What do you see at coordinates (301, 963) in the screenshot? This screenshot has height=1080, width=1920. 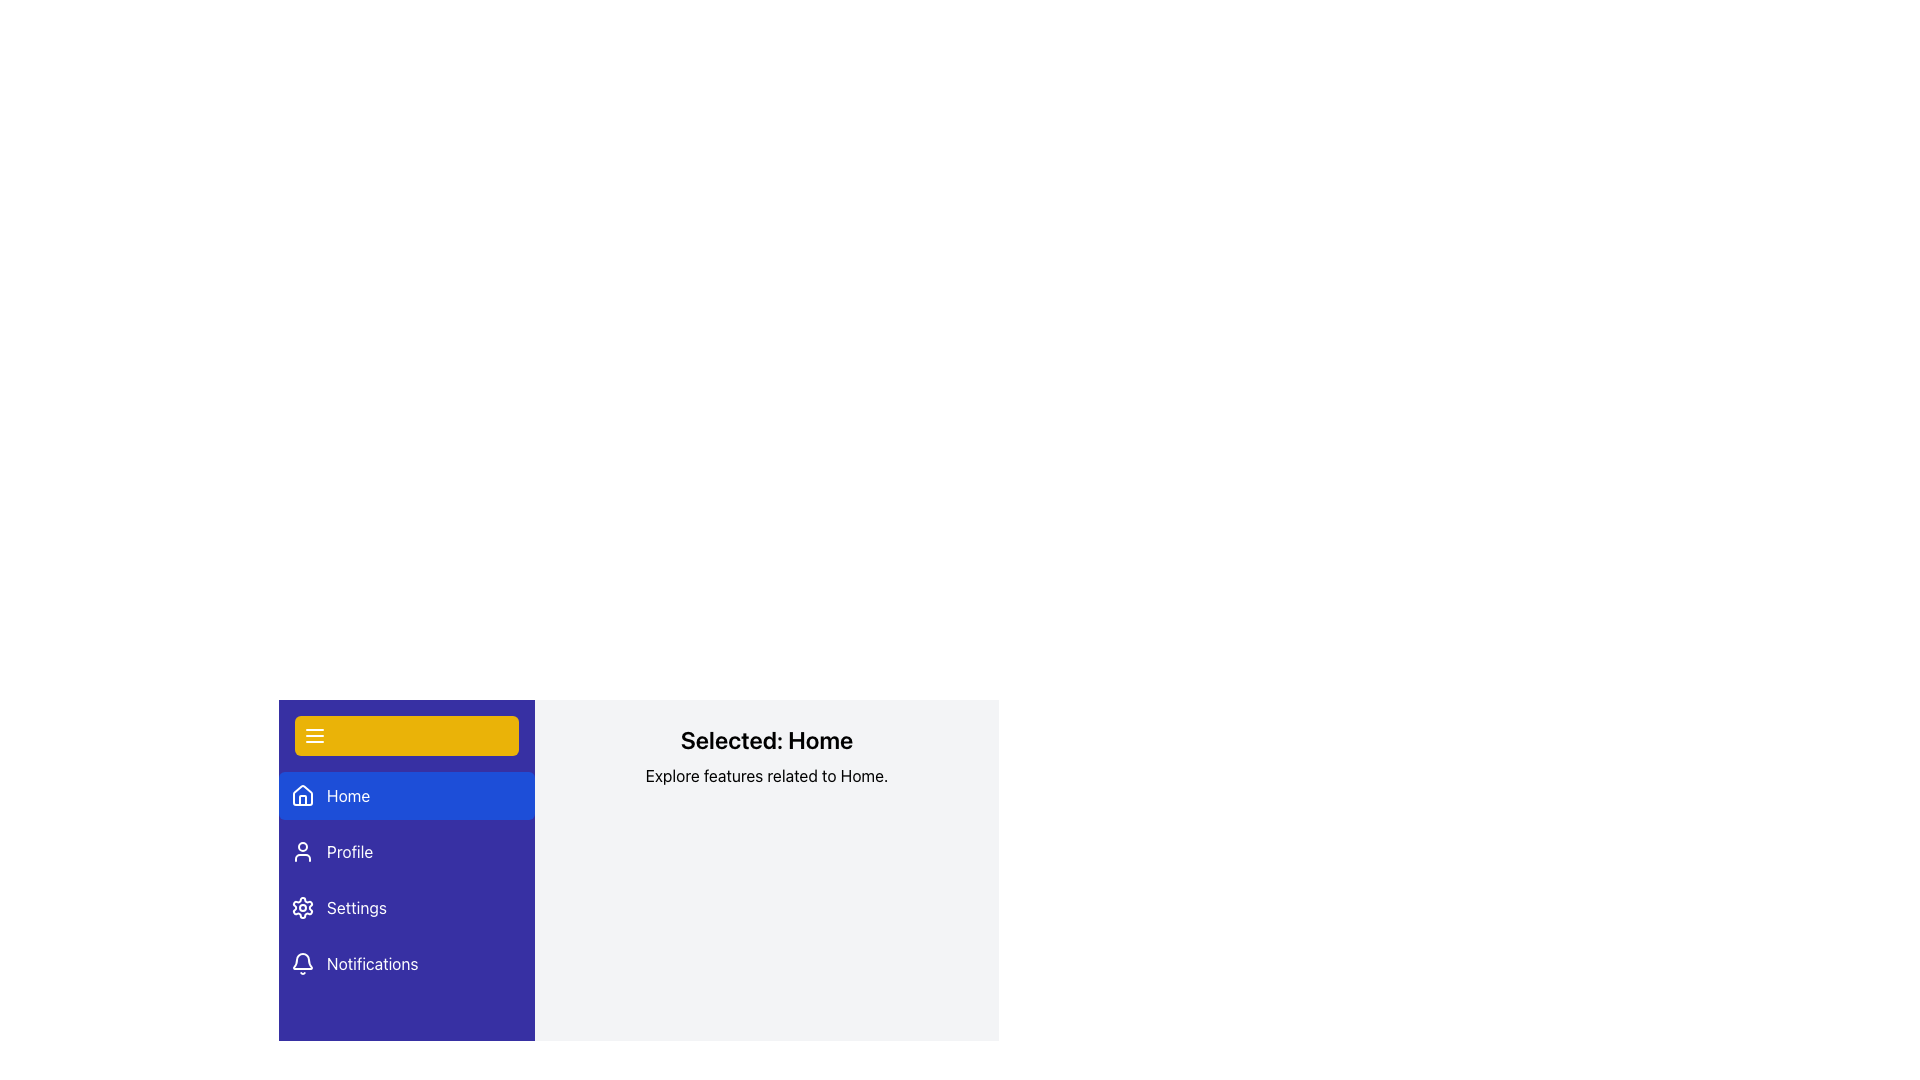 I see `the bell-shaped icon located to the left of the 'Notifications' label in the vertical side navigation bar` at bounding box center [301, 963].